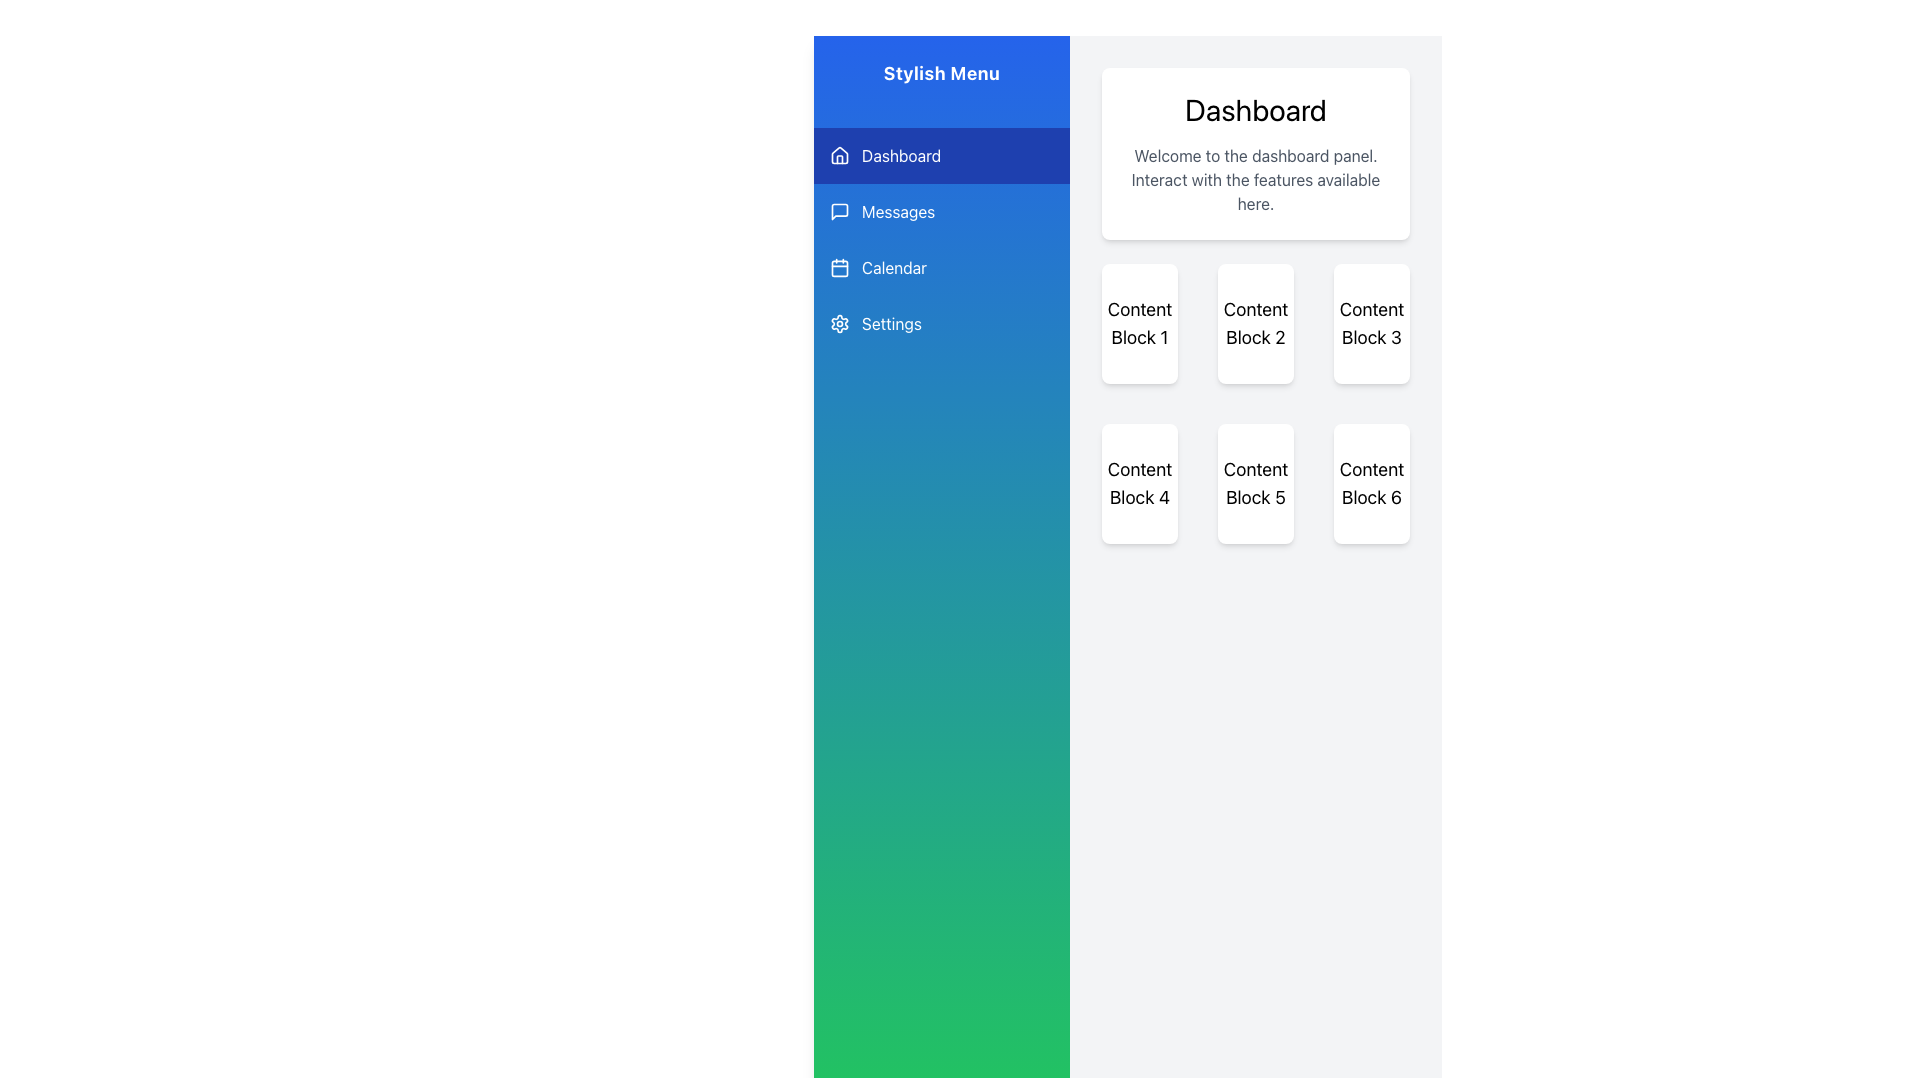 Image resolution: width=1920 pixels, height=1080 pixels. What do you see at coordinates (940, 266) in the screenshot?
I see `the third button in the navigation menu, located between 'Messages' and 'Settings'` at bounding box center [940, 266].